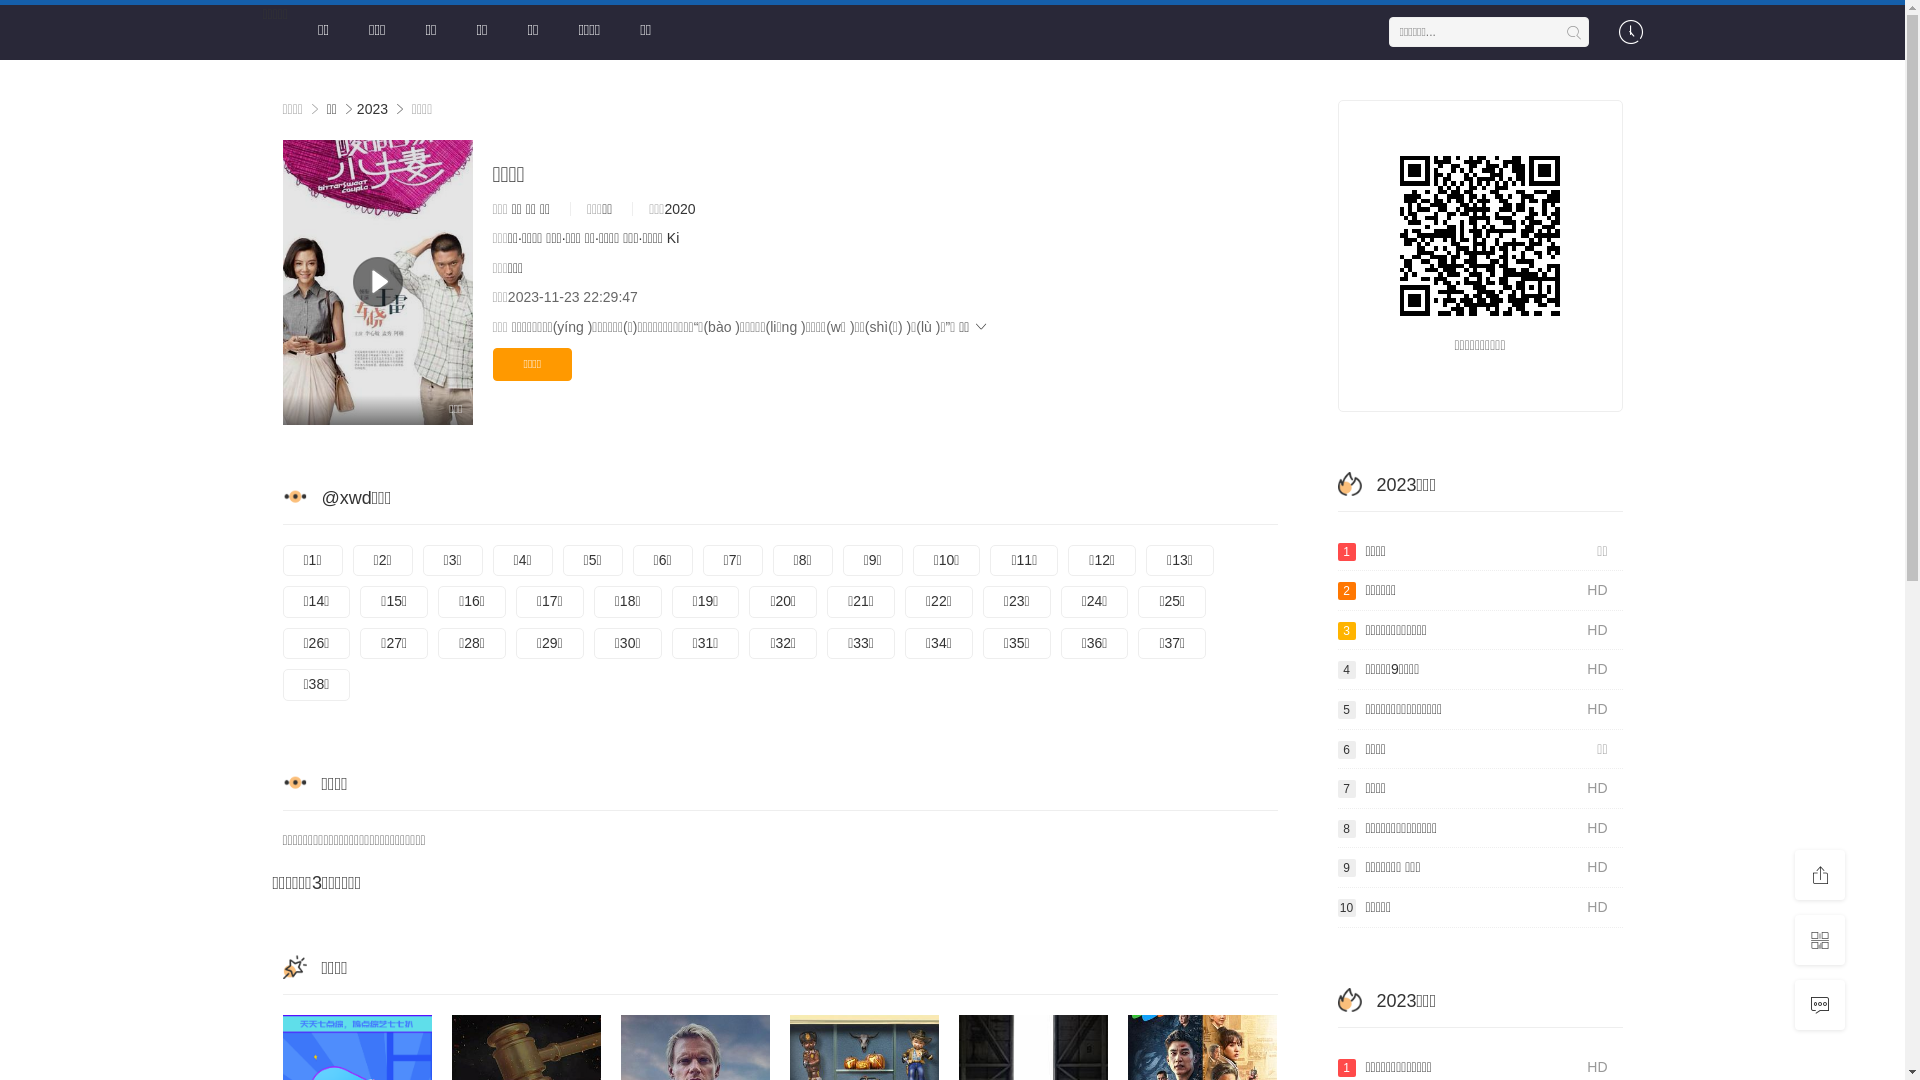 The image size is (1920, 1080). What do you see at coordinates (372, 108) in the screenshot?
I see `'2023'` at bounding box center [372, 108].